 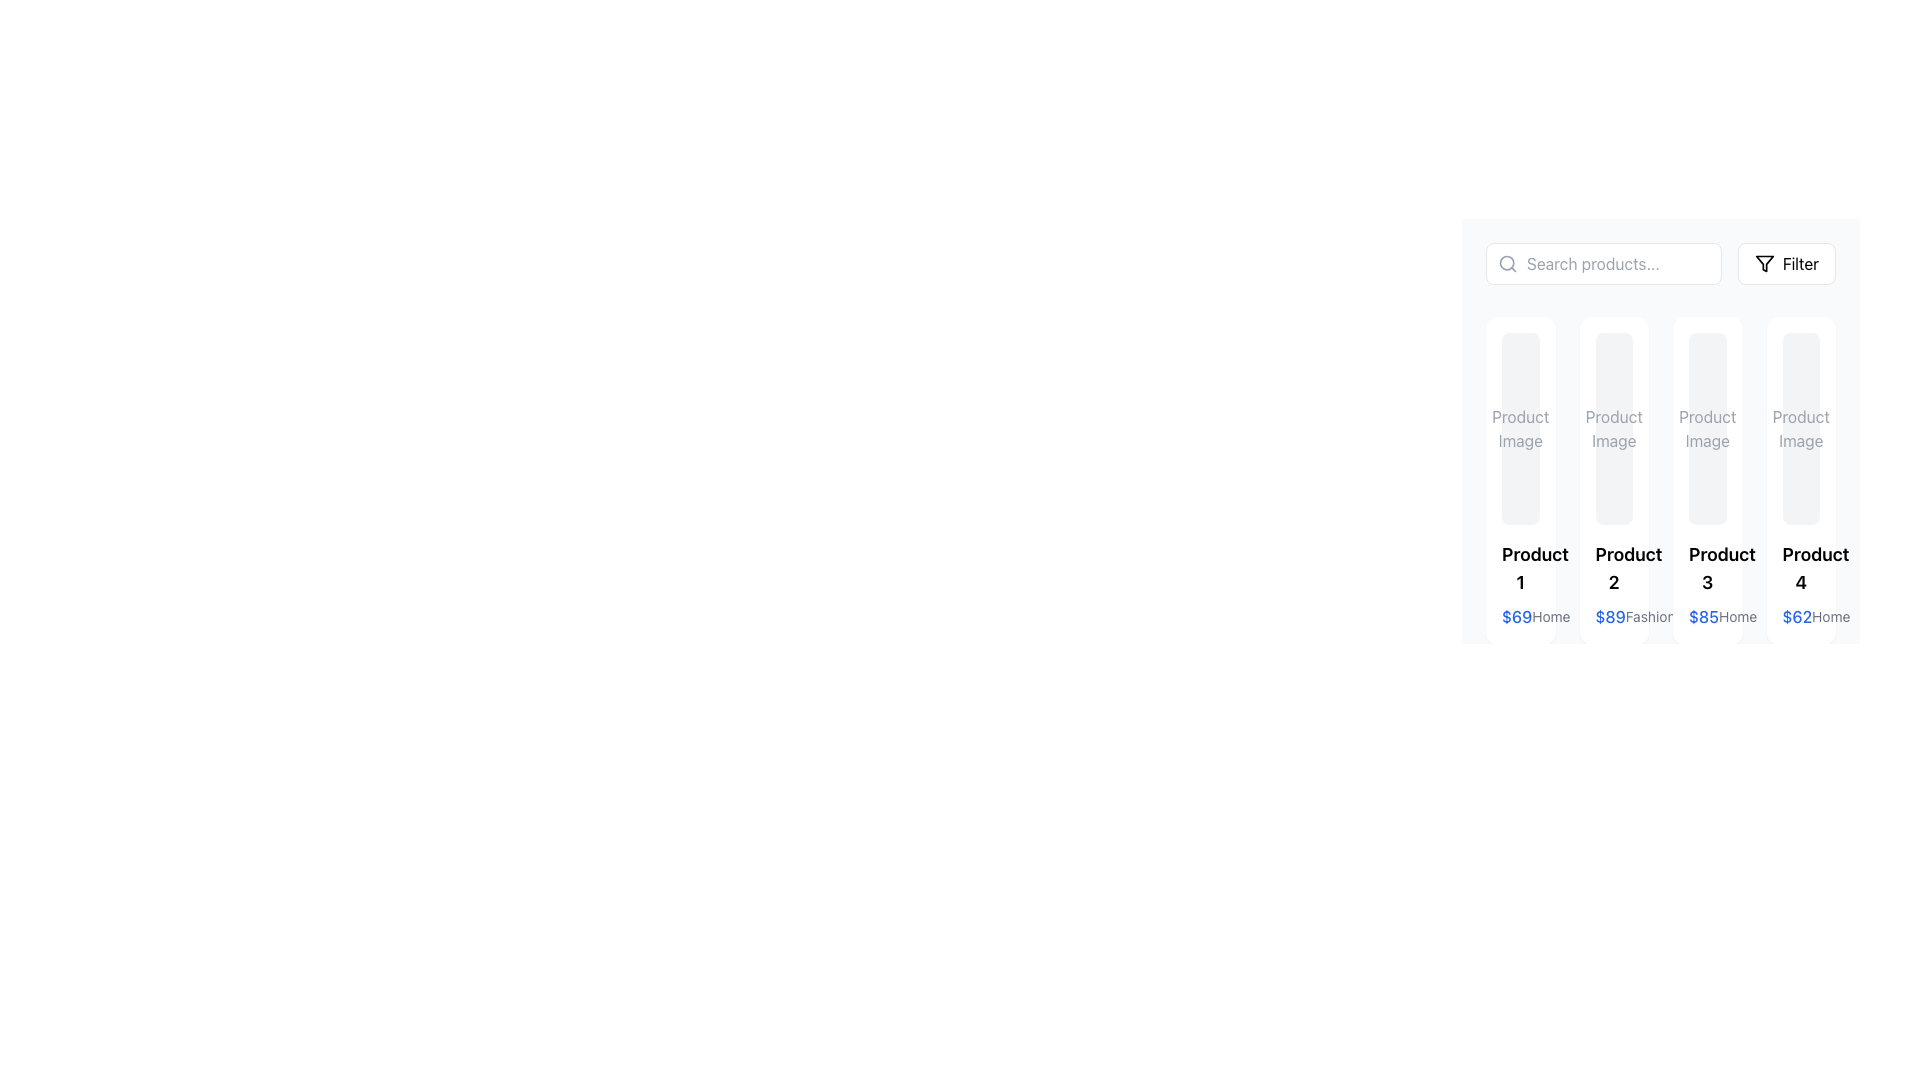 What do you see at coordinates (1613, 481) in the screenshot?
I see `the details of the second product card in the grid layout, which displays the product image, name, price, and category` at bounding box center [1613, 481].